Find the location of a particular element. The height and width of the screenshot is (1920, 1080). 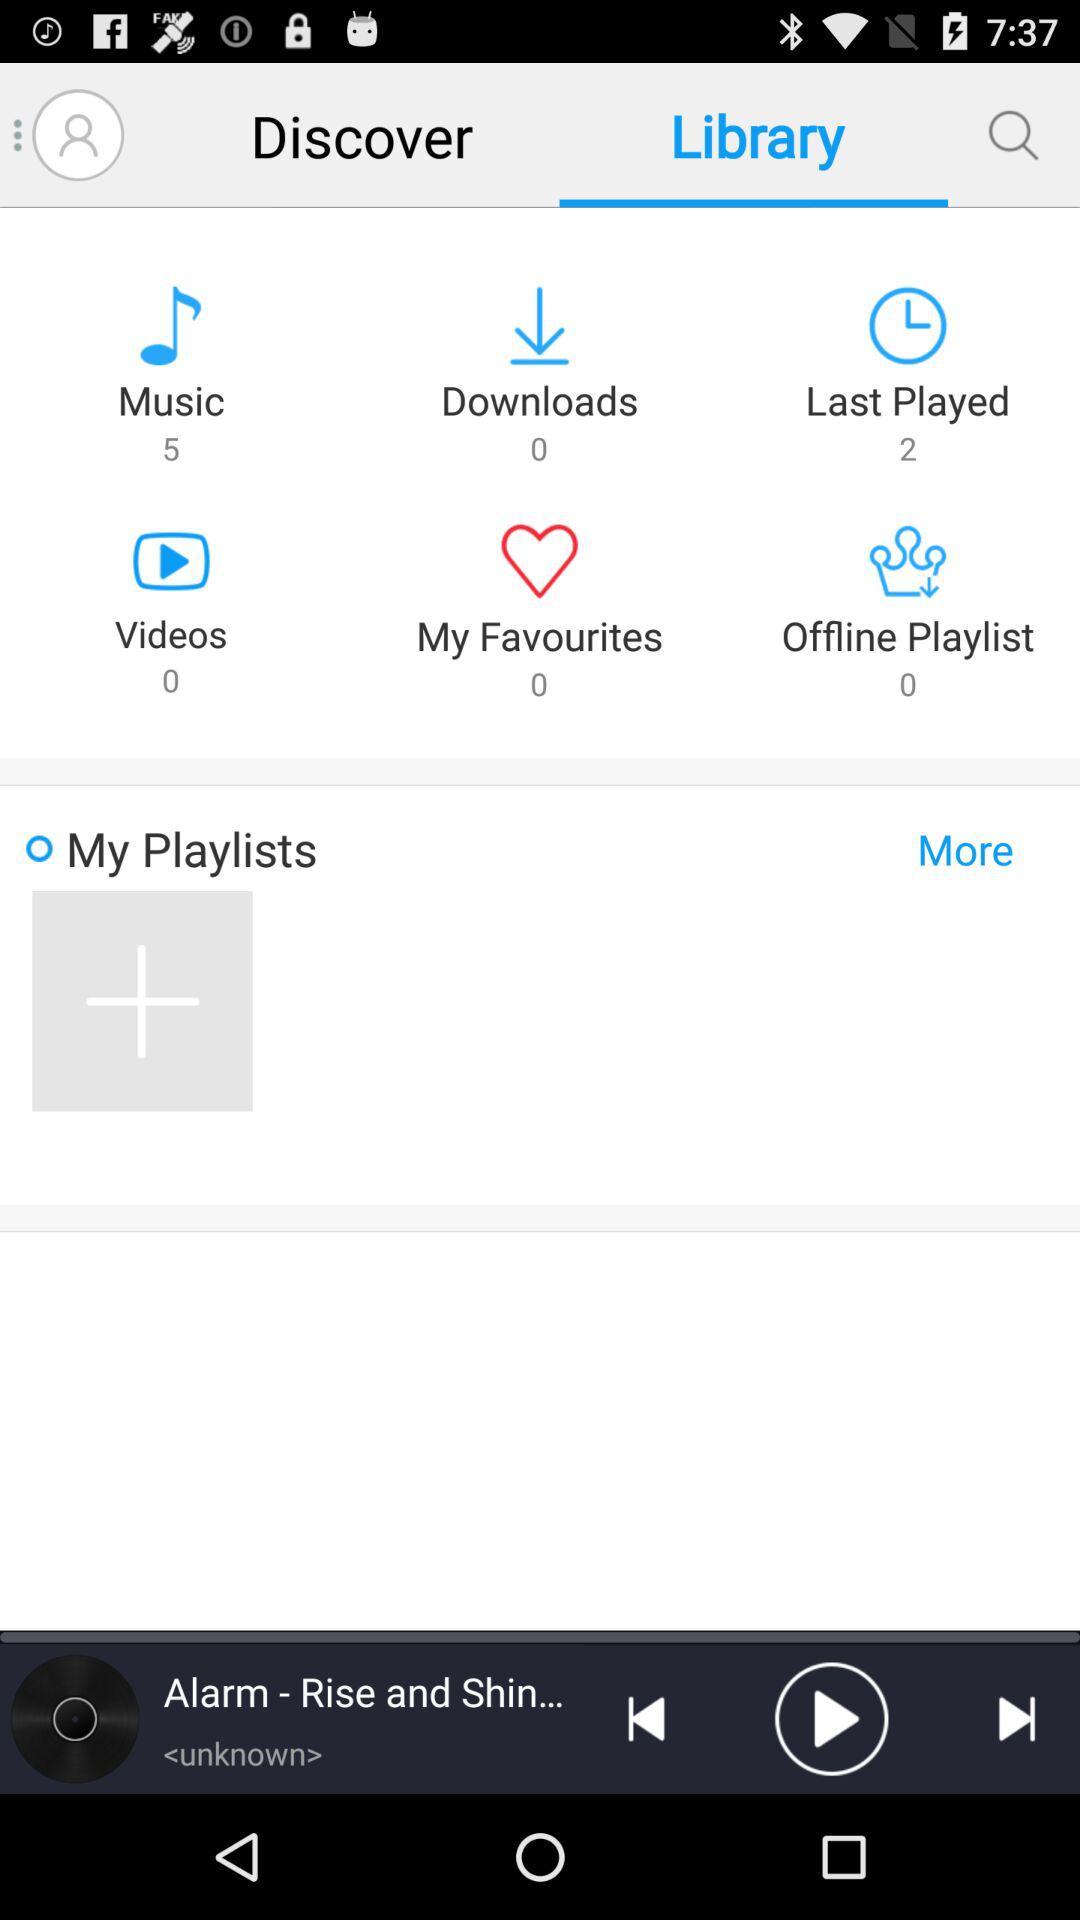

album is located at coordinates (73, 1717).